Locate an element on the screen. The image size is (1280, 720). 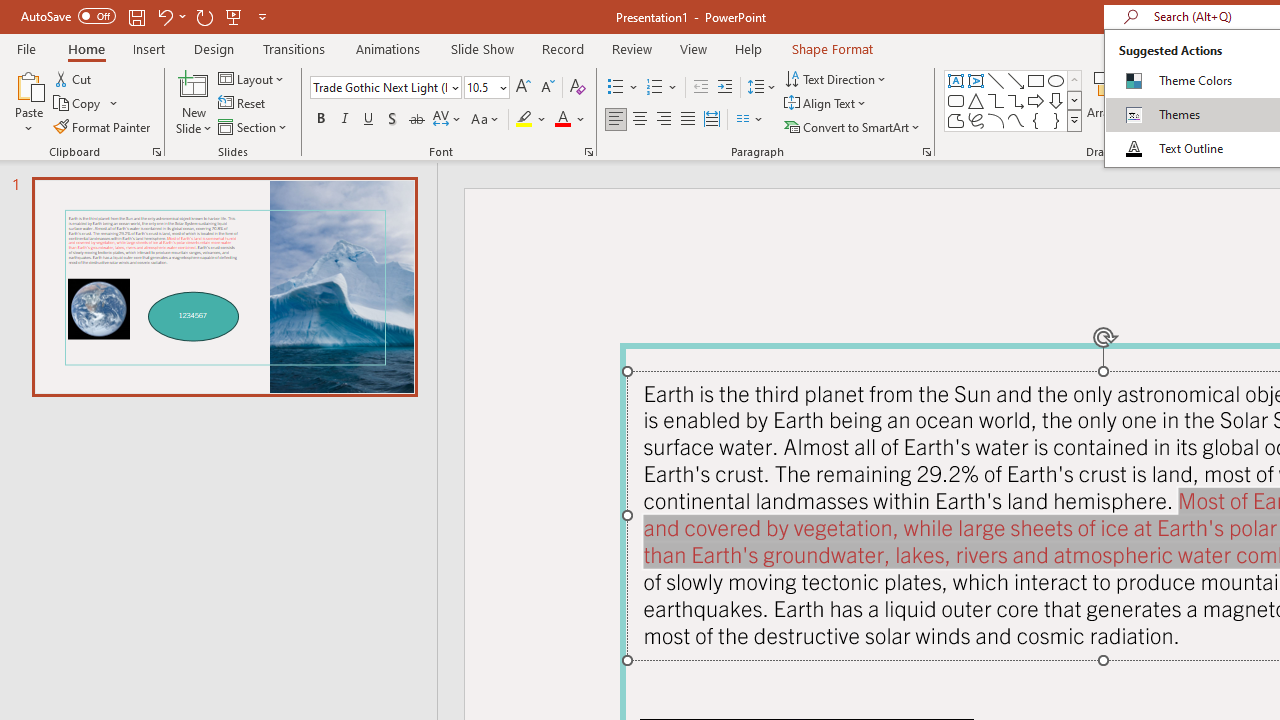
'Text Direction' is located at coordinates (837, 78).